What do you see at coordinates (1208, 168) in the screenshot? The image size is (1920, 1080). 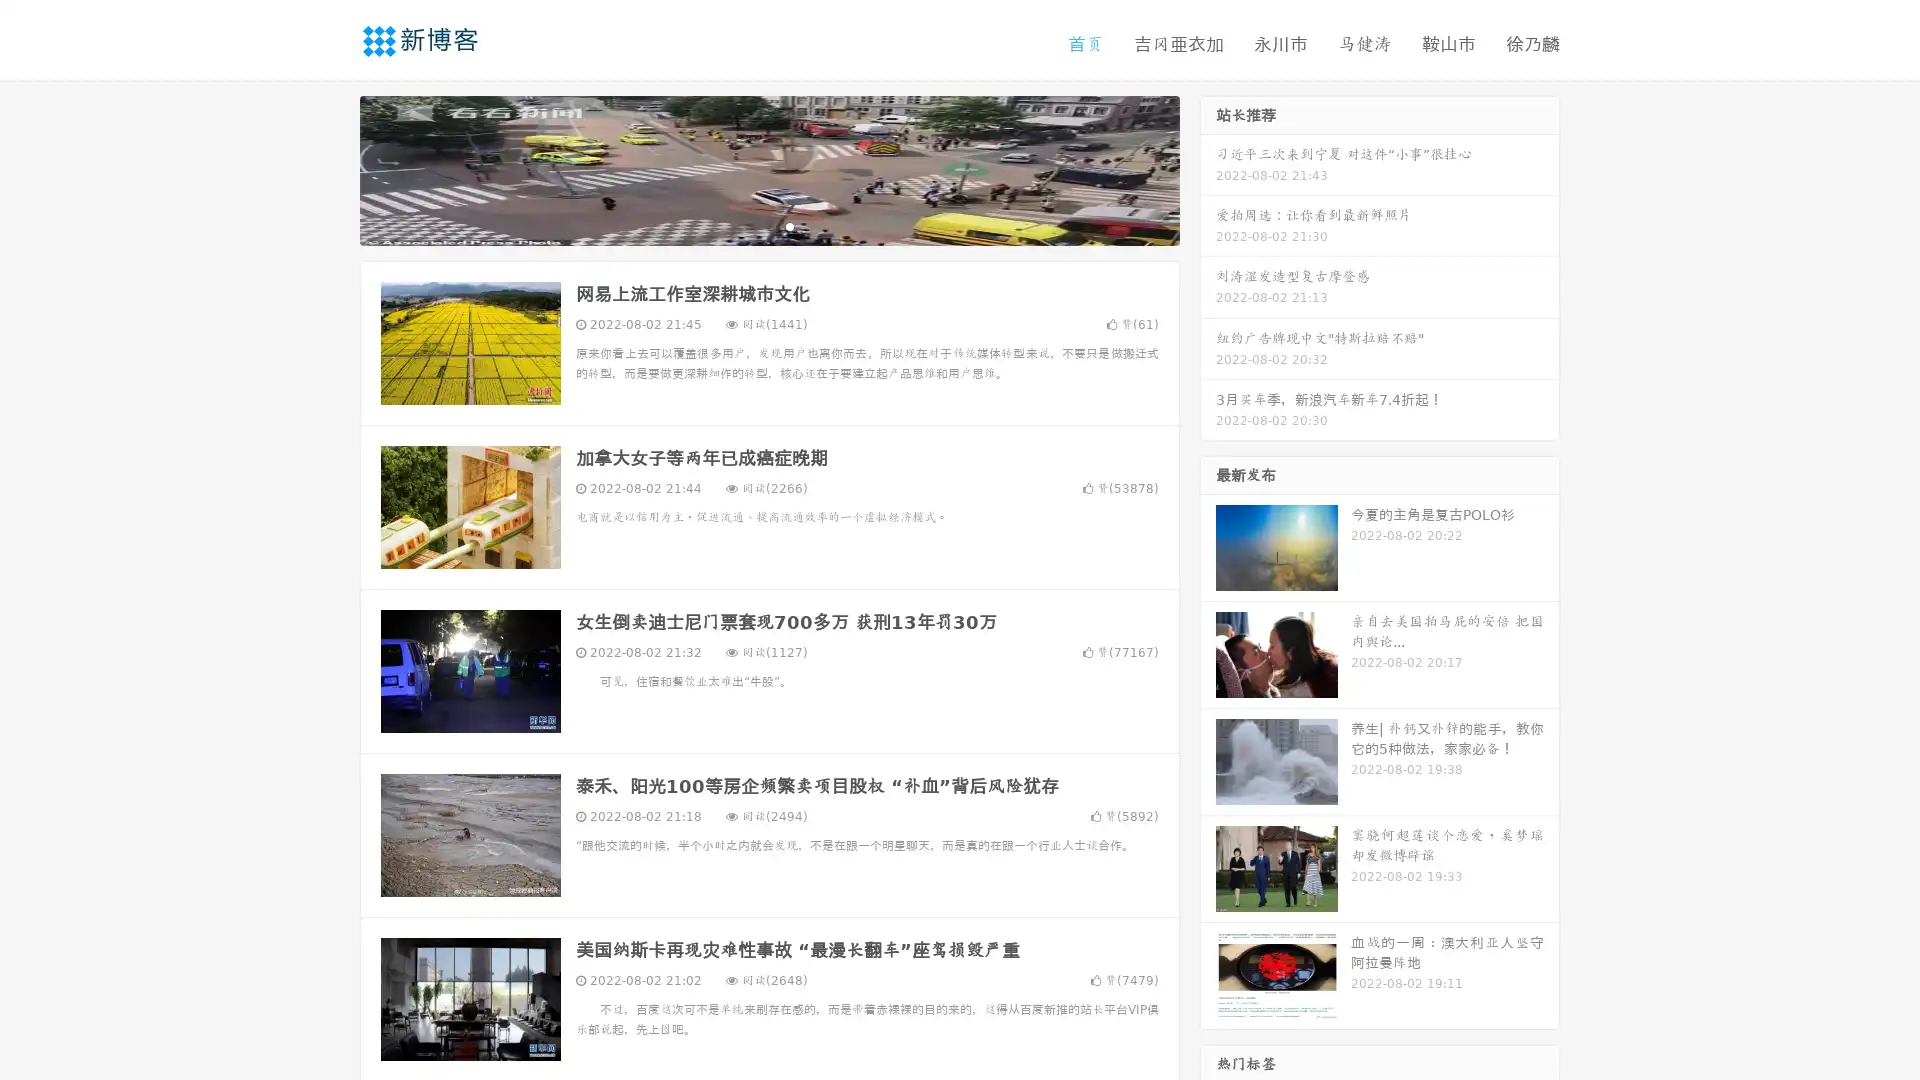 I see `Next slide` at bounding box center [1208, 168].